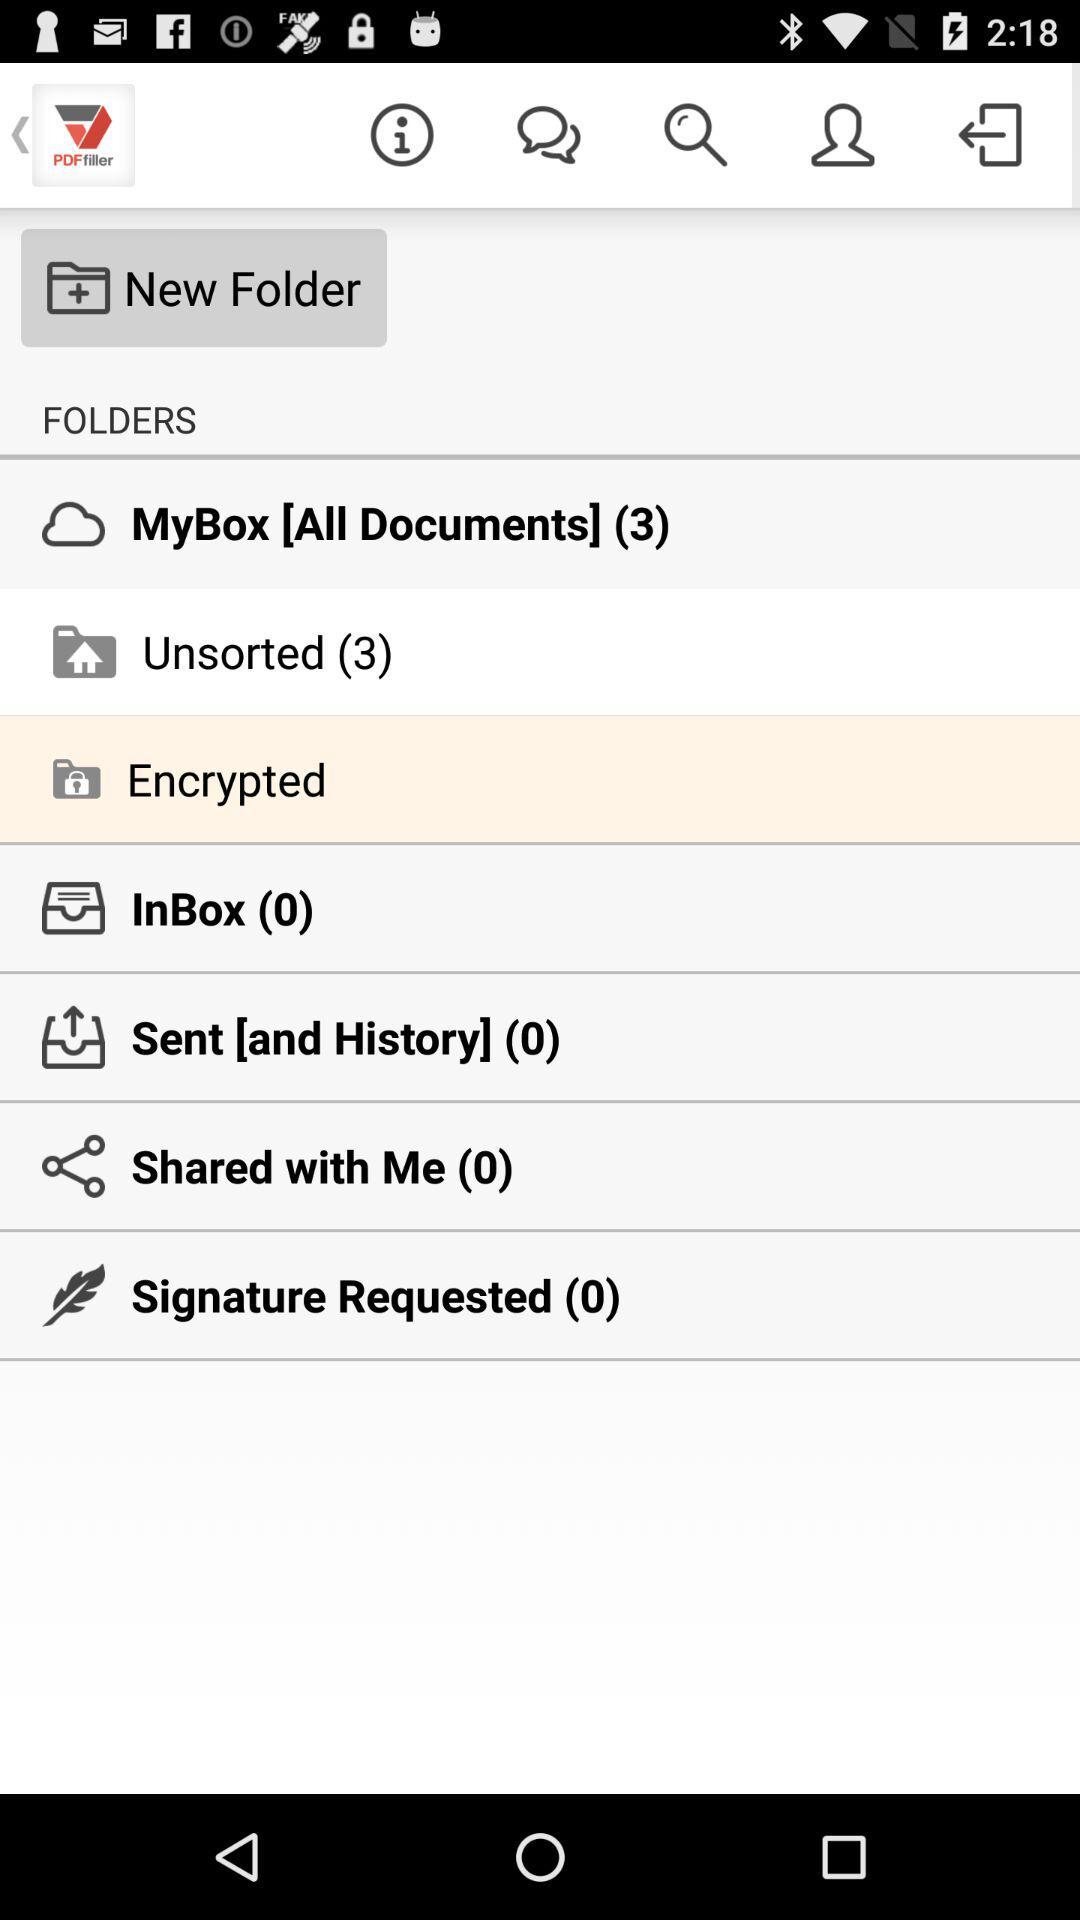  I want to click on item below the new folder button, so click(119, 418).